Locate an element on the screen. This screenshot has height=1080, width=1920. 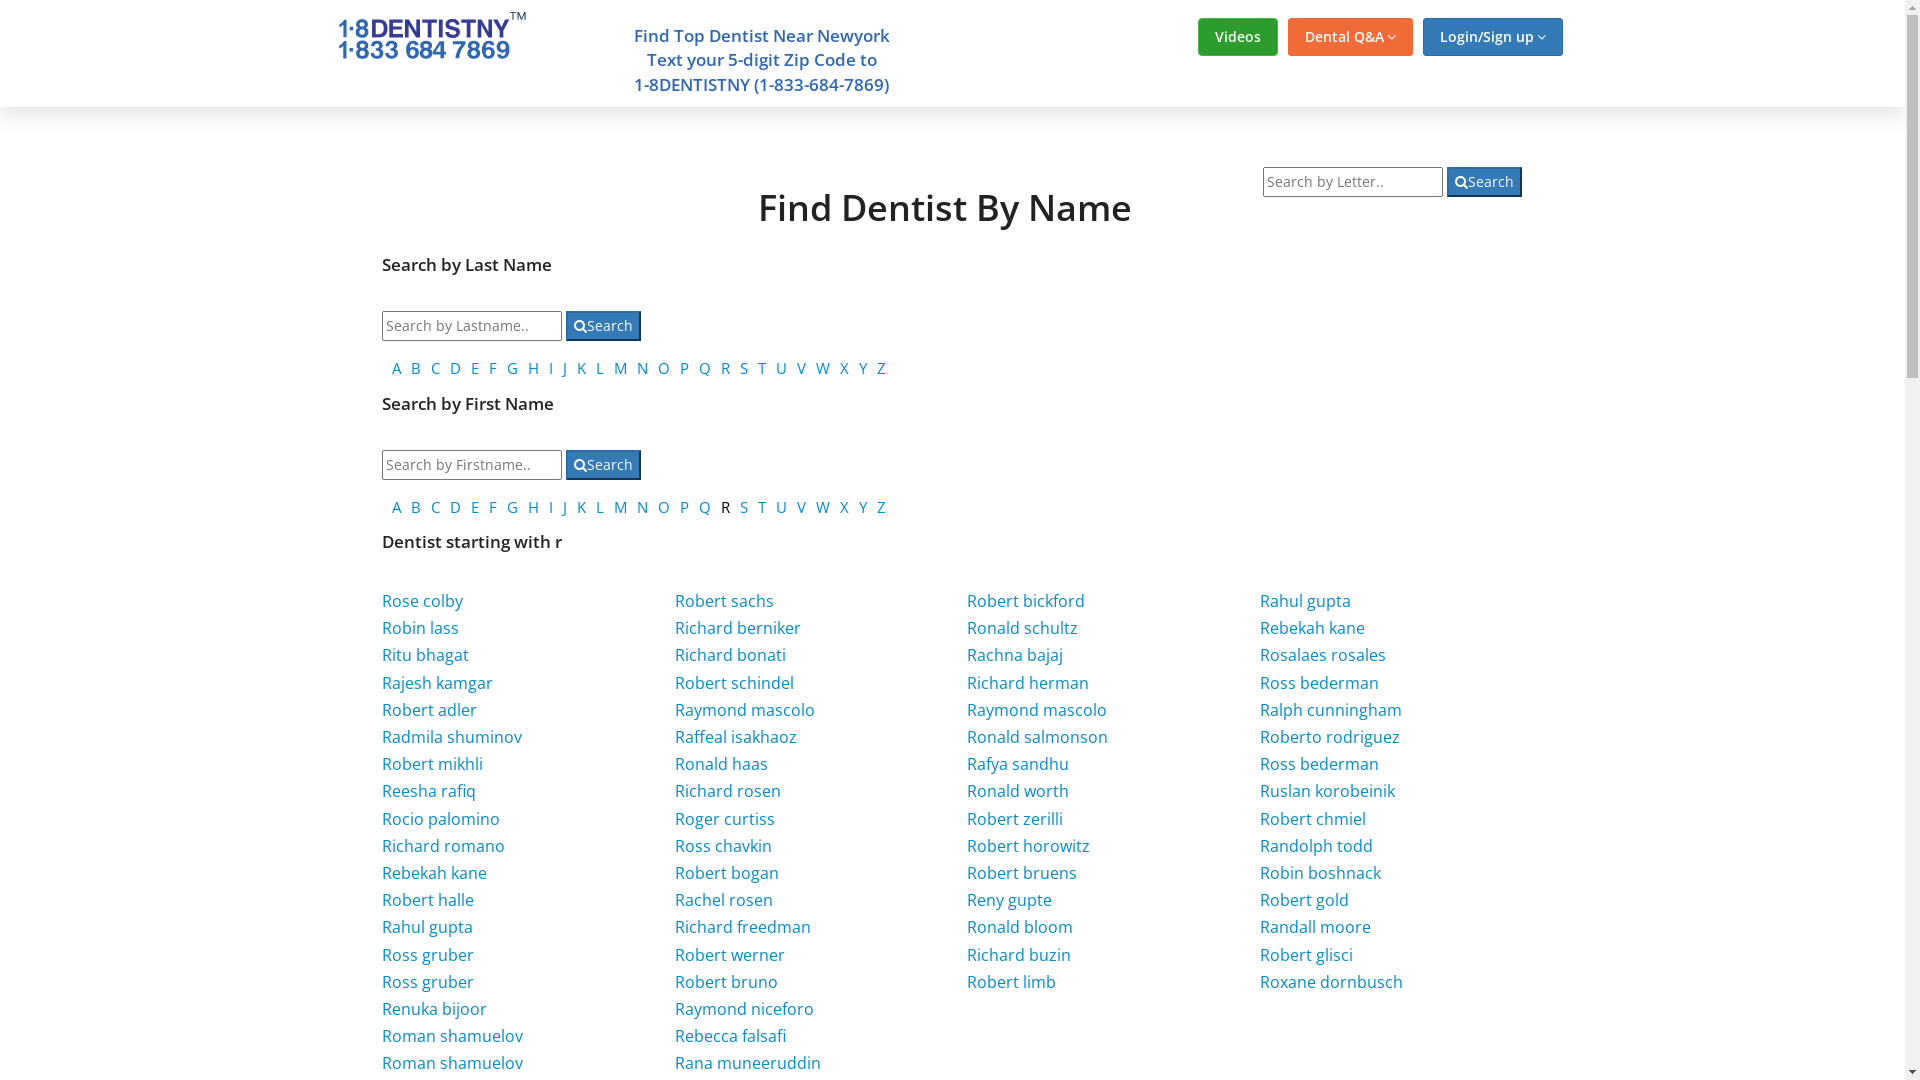
'J' is located at coordinates (561, 505).